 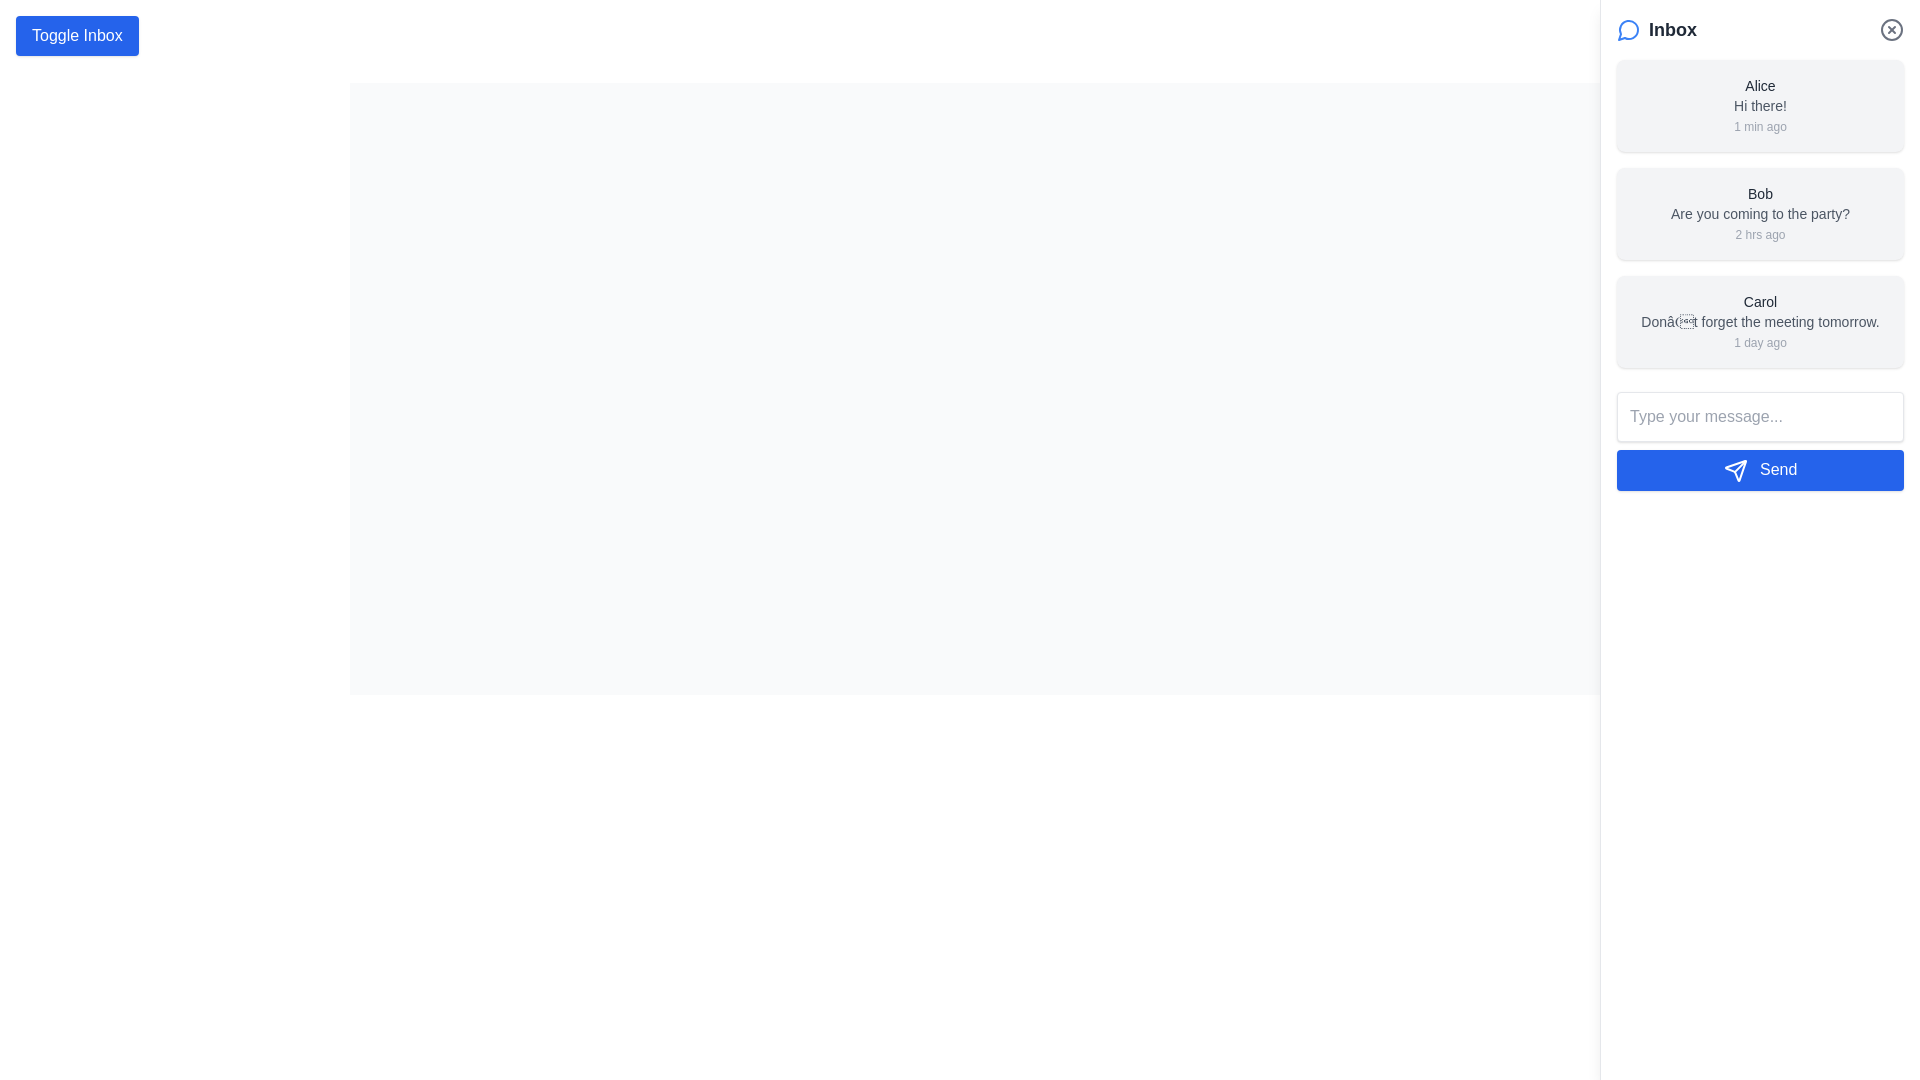 What do you see at coordinates (1760, 234) in the screenshot?
I see `the timestamp text label indicating '2 hrs ago,' located at the bottom-right of Bob's chat message card` at bounding box center [1760, 234].